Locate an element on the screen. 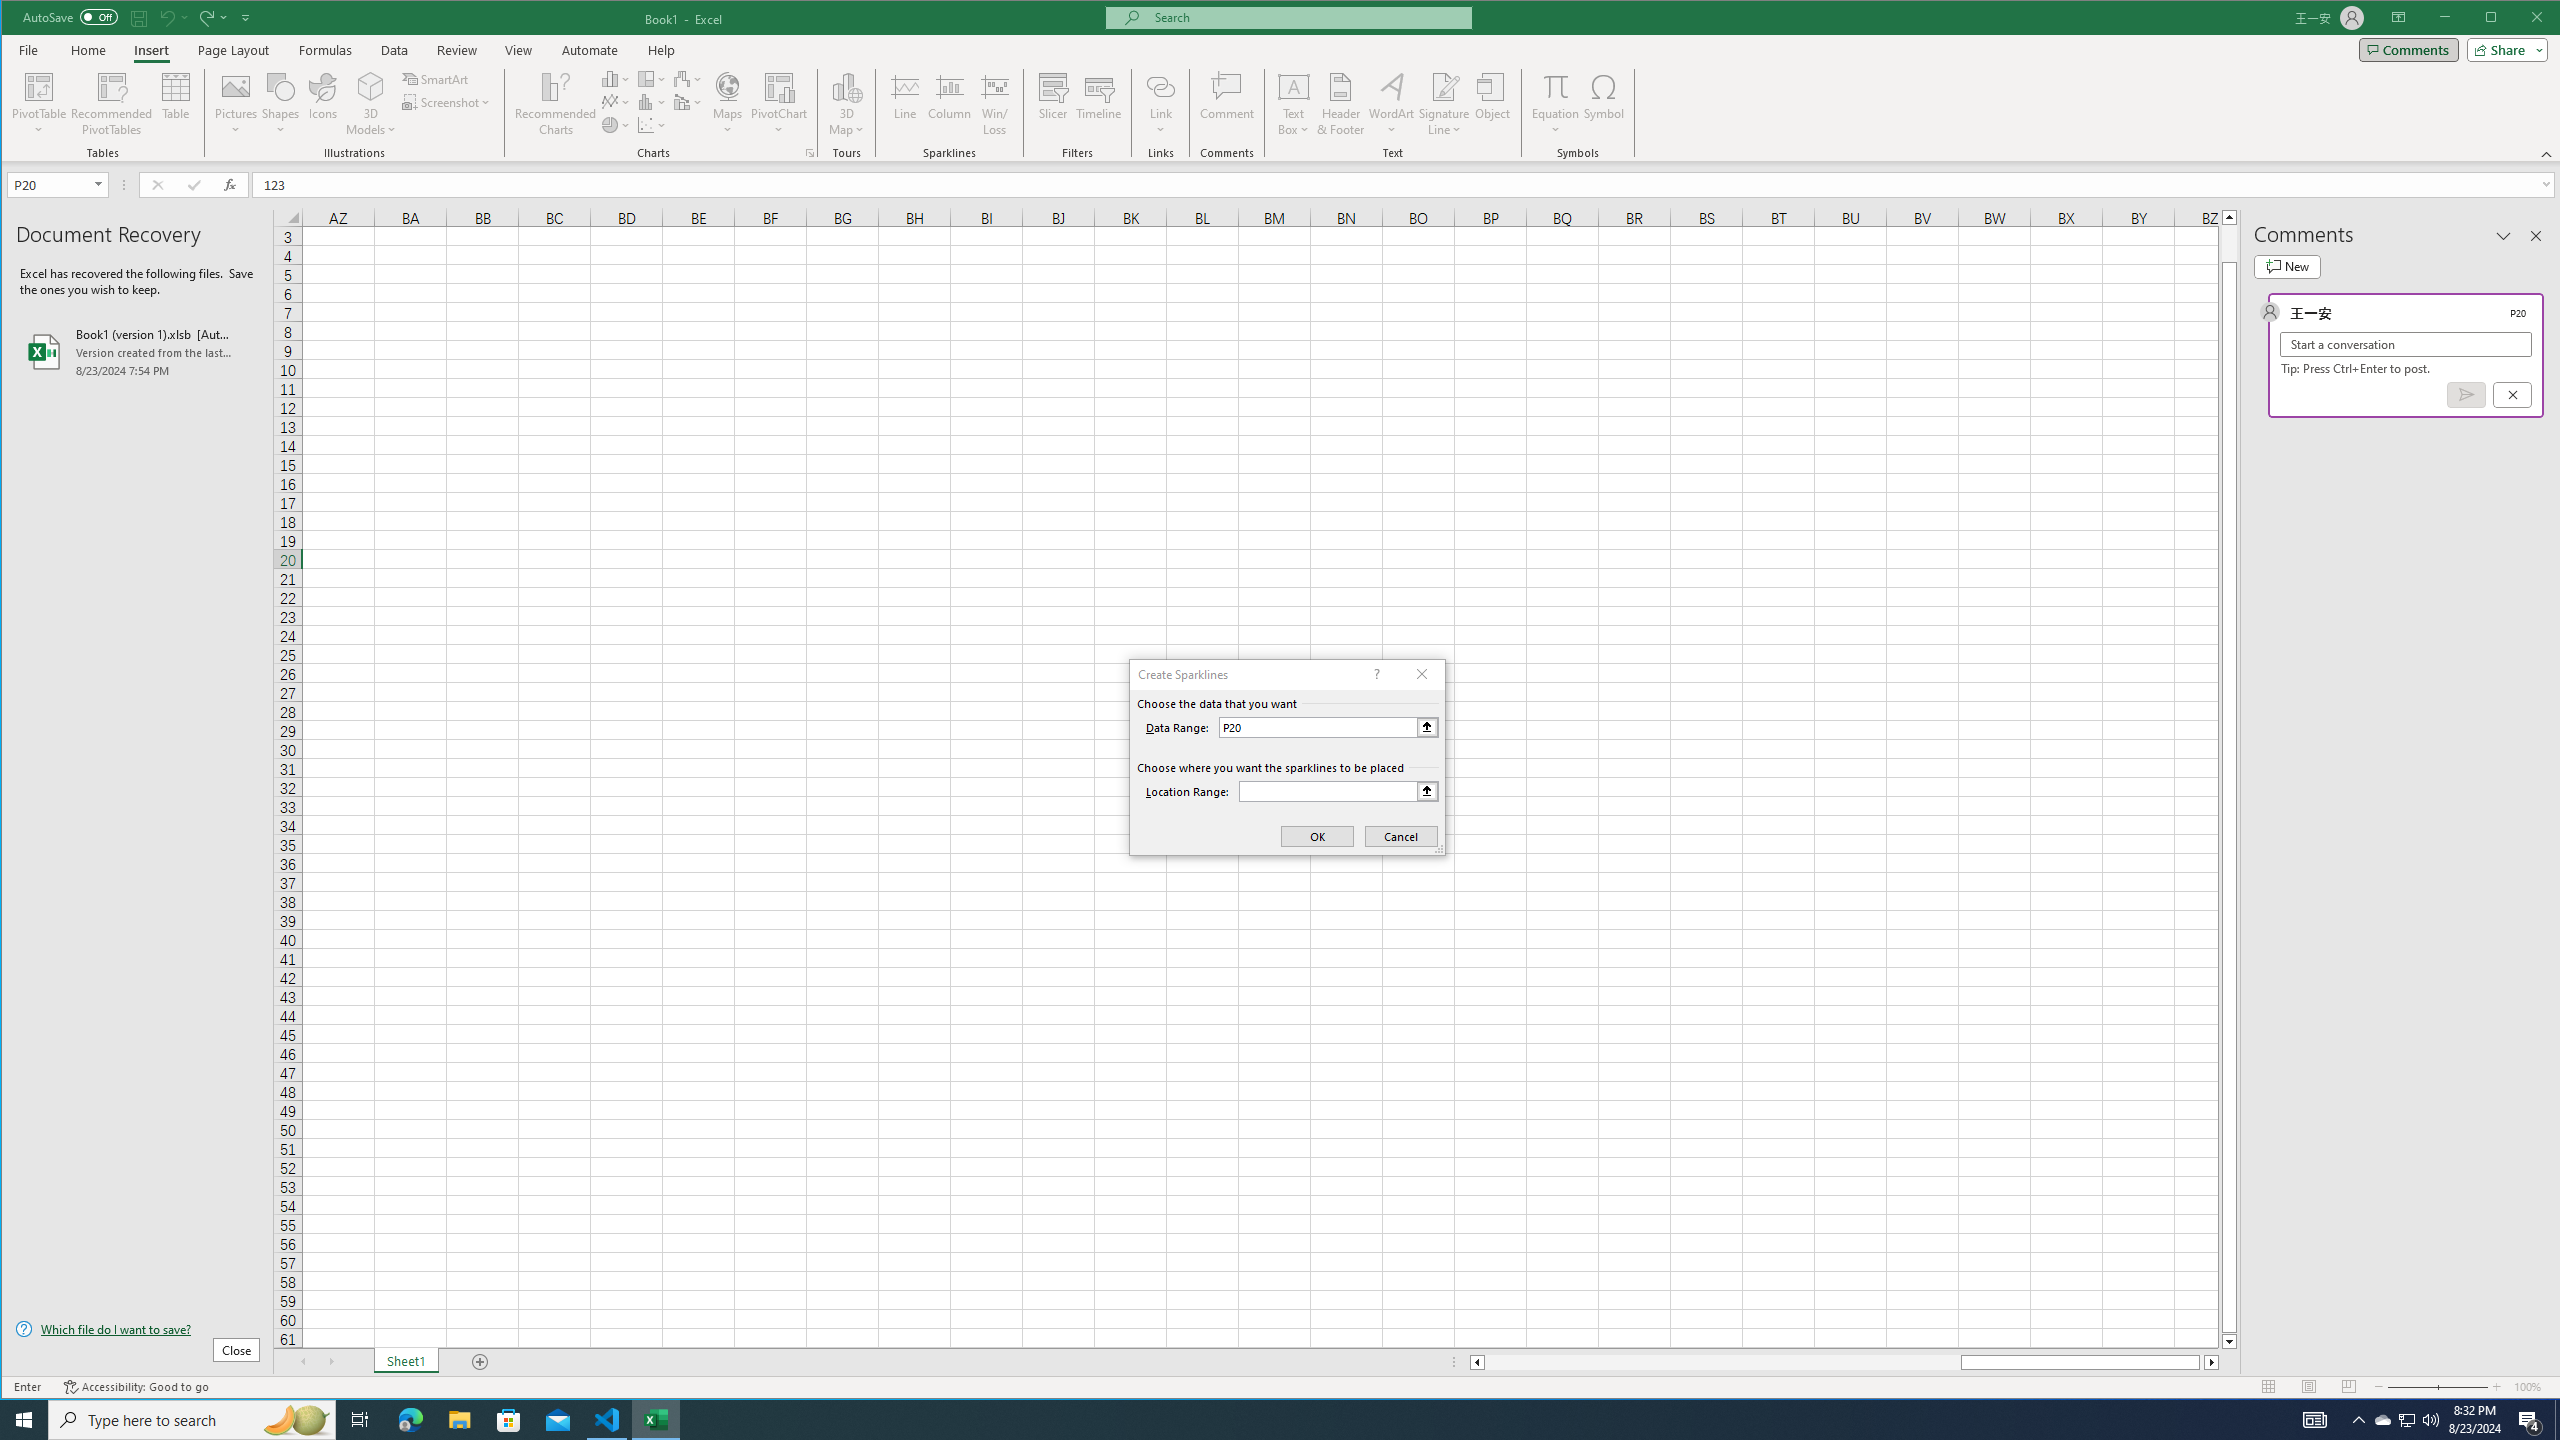  'Link' is located at coordinates (1159, 85).